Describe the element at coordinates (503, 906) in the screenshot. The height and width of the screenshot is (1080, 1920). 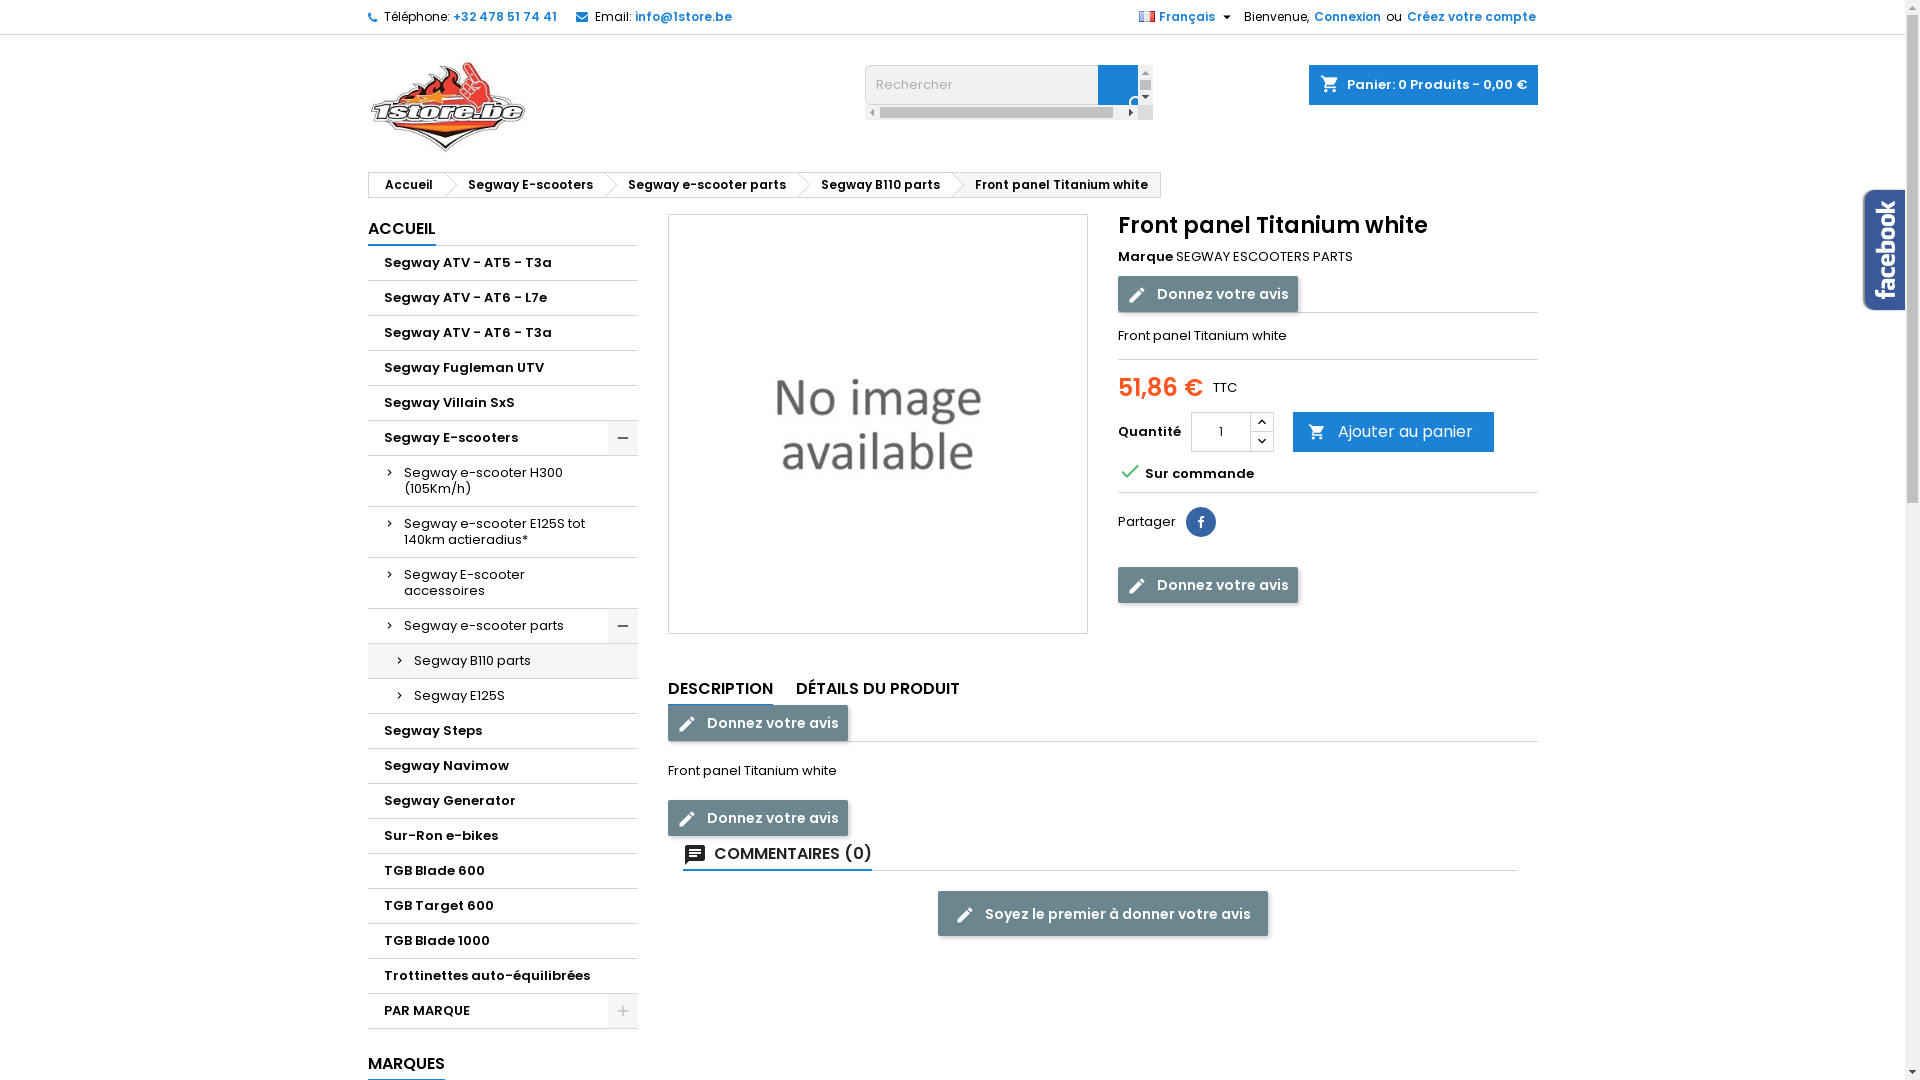
I see `'TGB Target 600'` at that location.